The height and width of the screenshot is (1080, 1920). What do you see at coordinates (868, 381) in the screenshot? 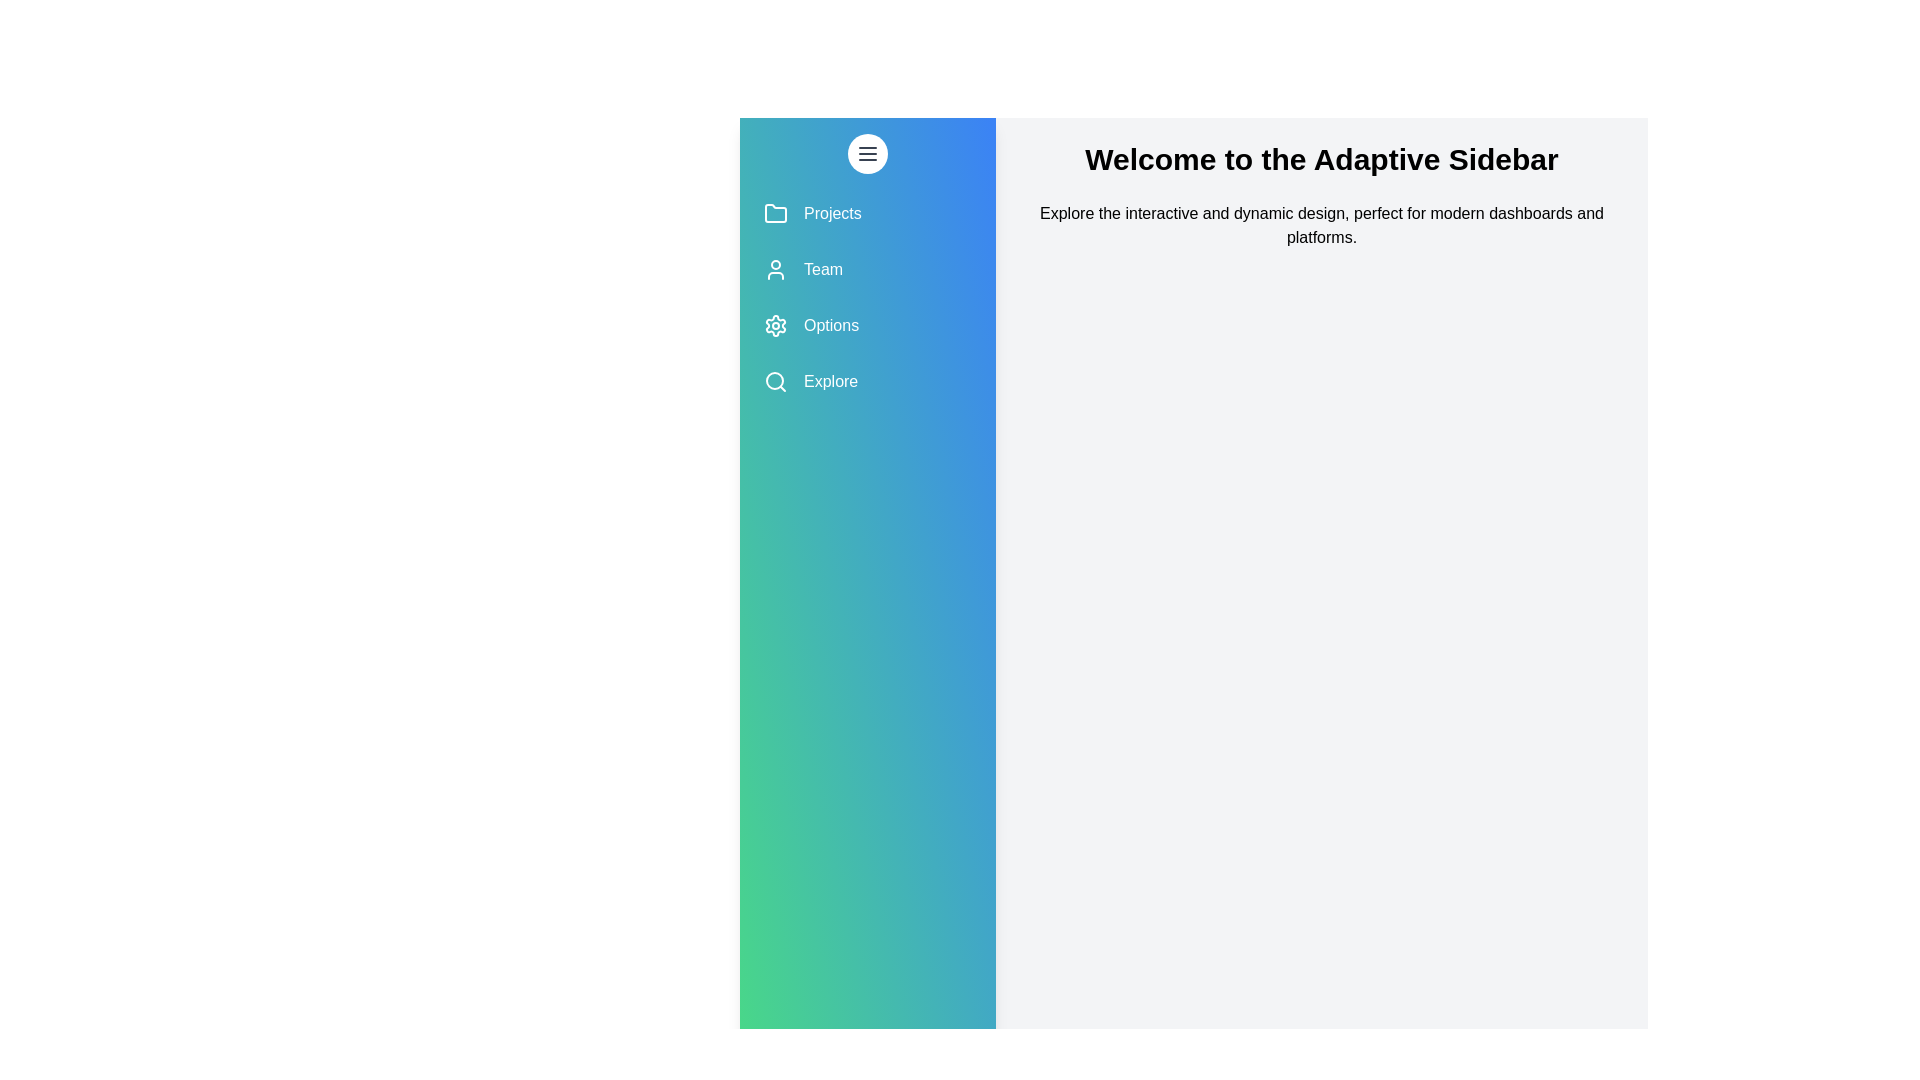
I see `the menu item Explore to view its hover effect` at bounding box center [868, 381].